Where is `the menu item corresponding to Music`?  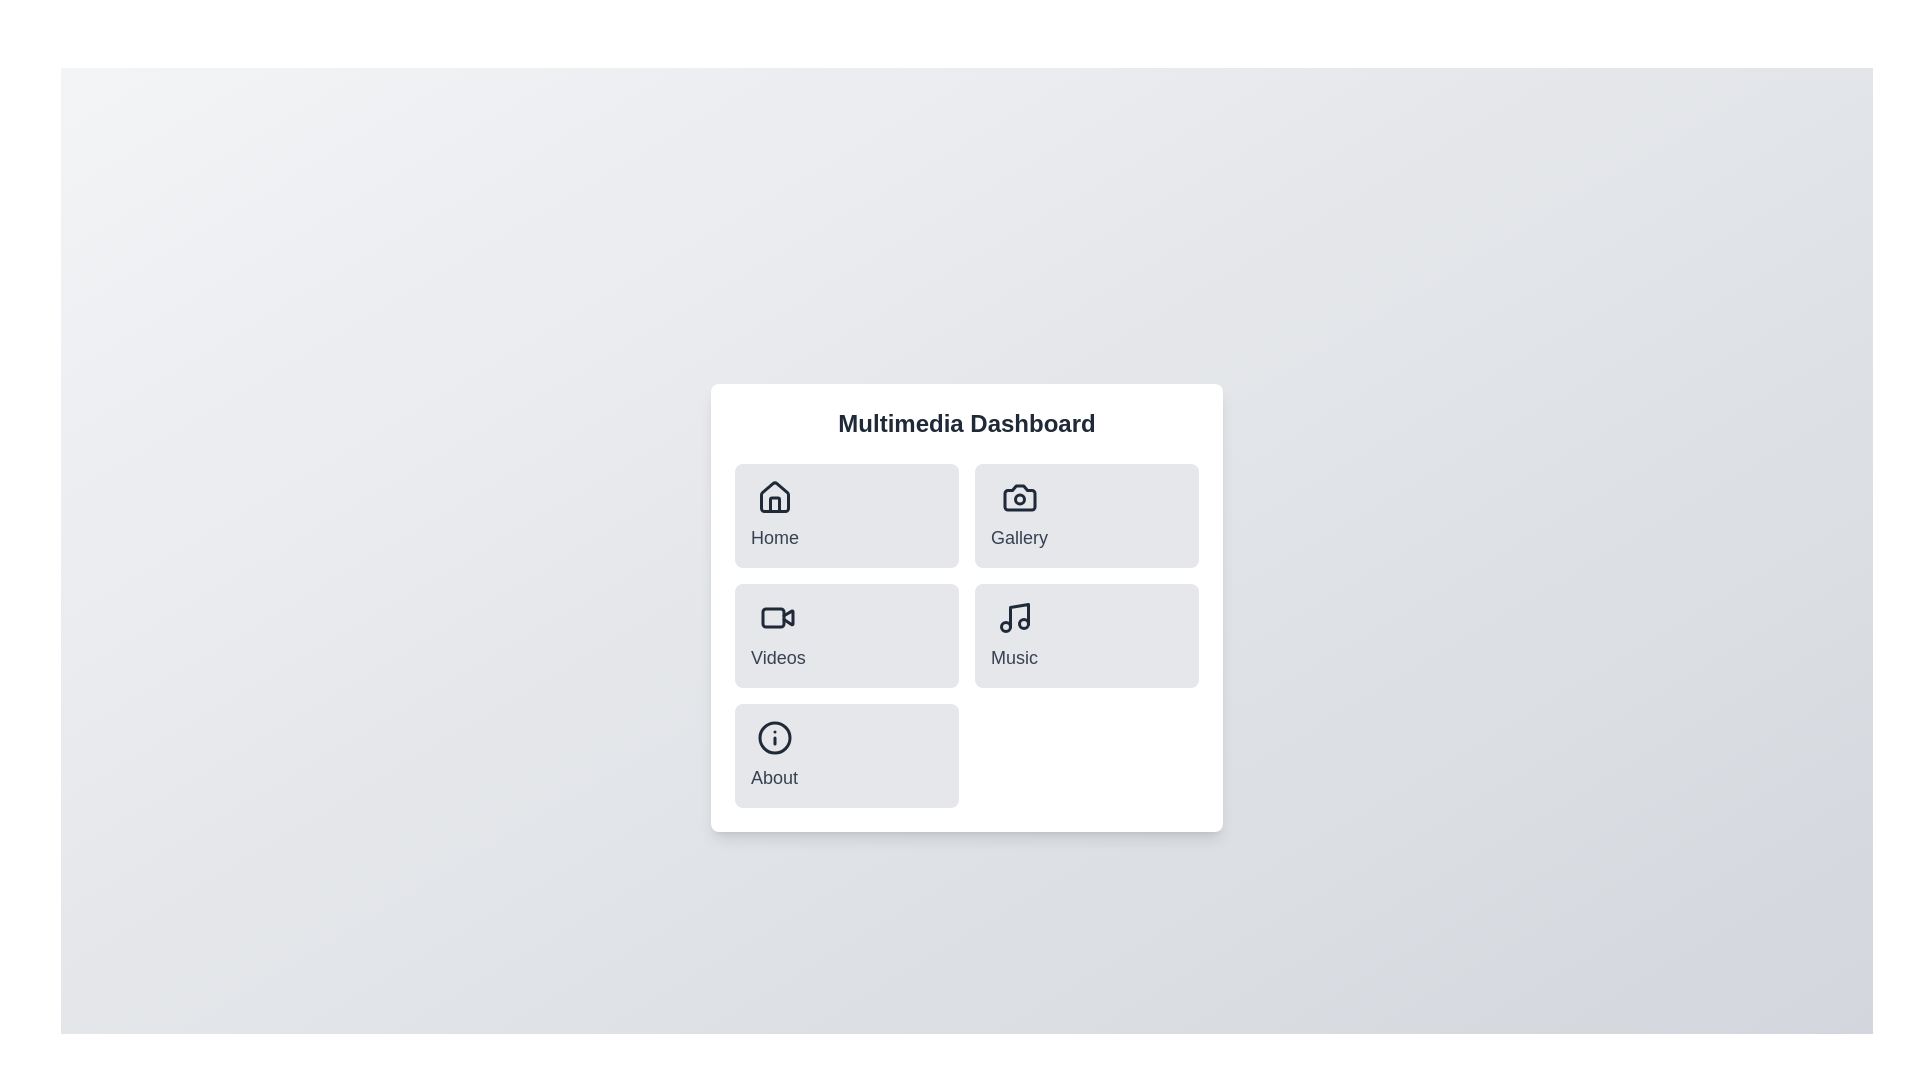
the menu item corresponding to Music is located at coordinates (1013, 636).